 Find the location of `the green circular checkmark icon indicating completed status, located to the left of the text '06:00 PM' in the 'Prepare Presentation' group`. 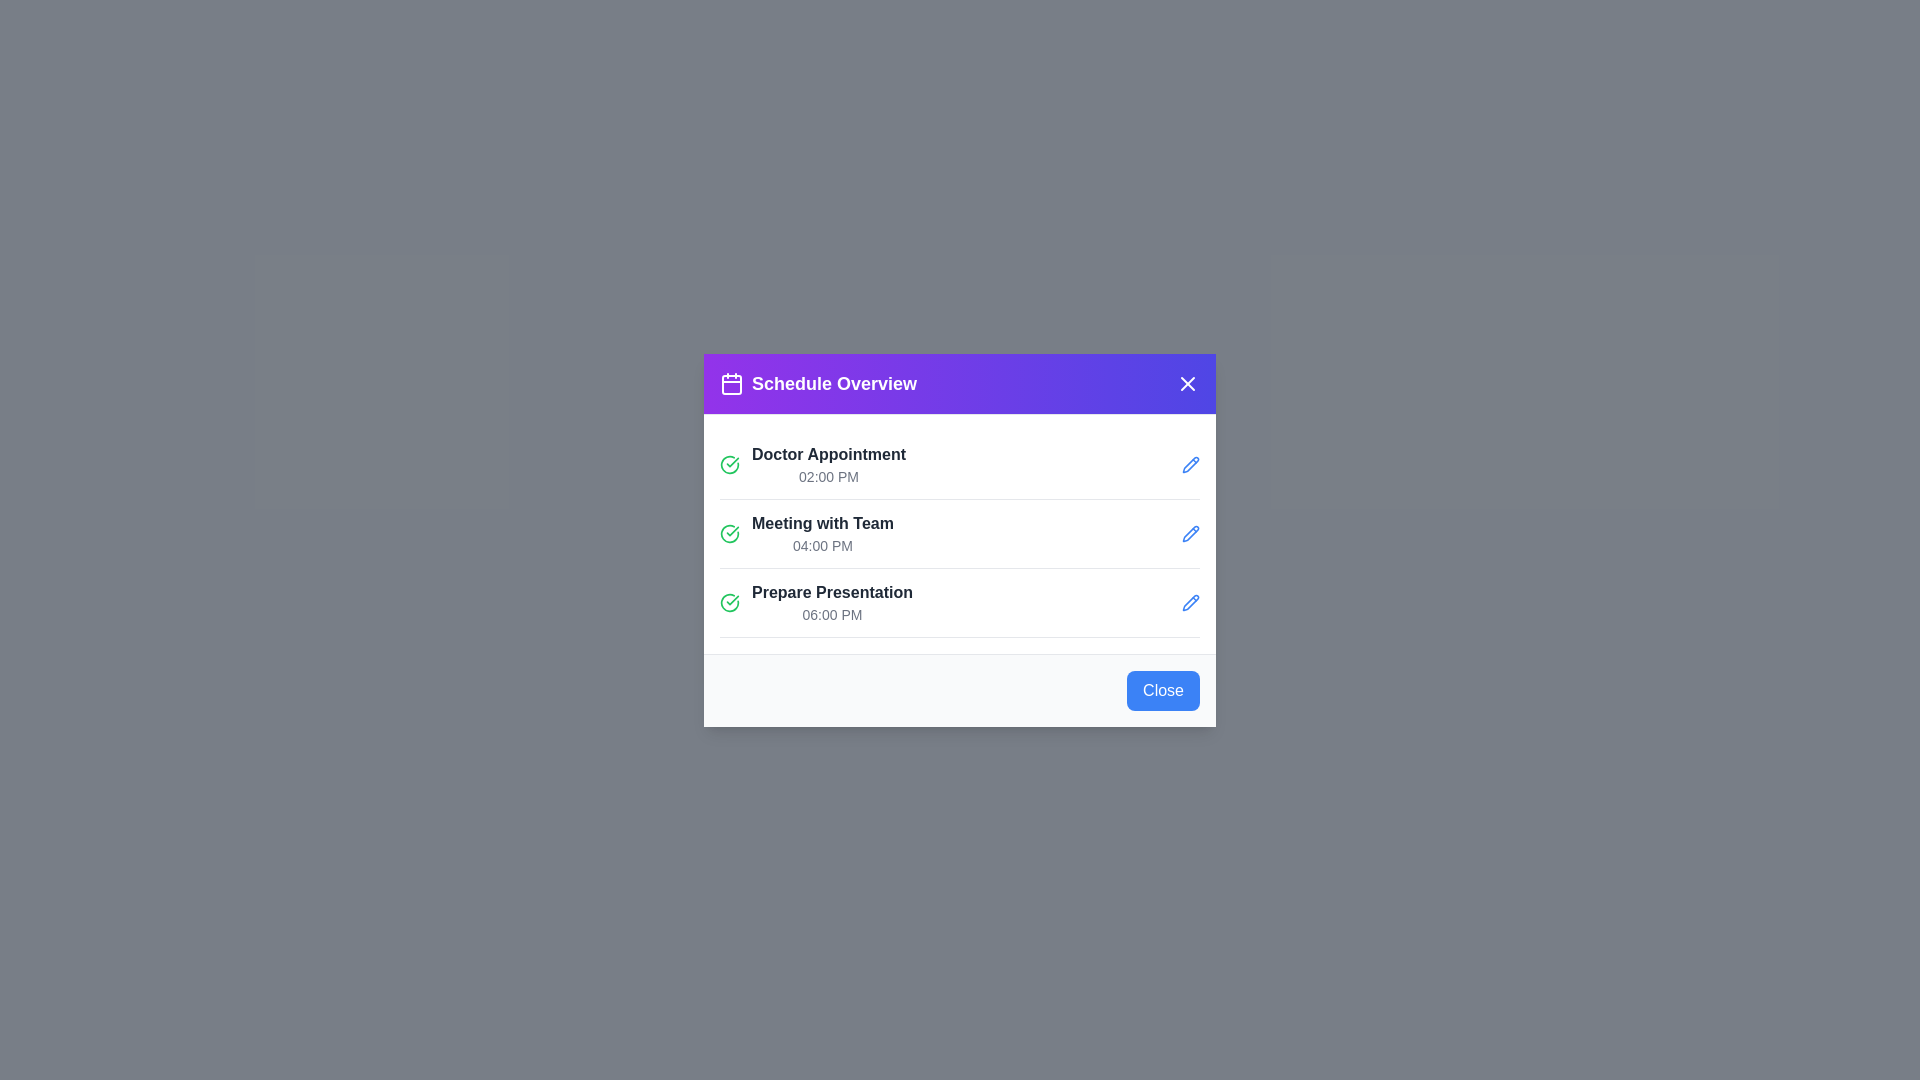

the green circular checkmark icon indicating completed status, located to the left of the text '06:00 PM' in the 'Prepare Presentation' group is located at coordinates (728, 601).